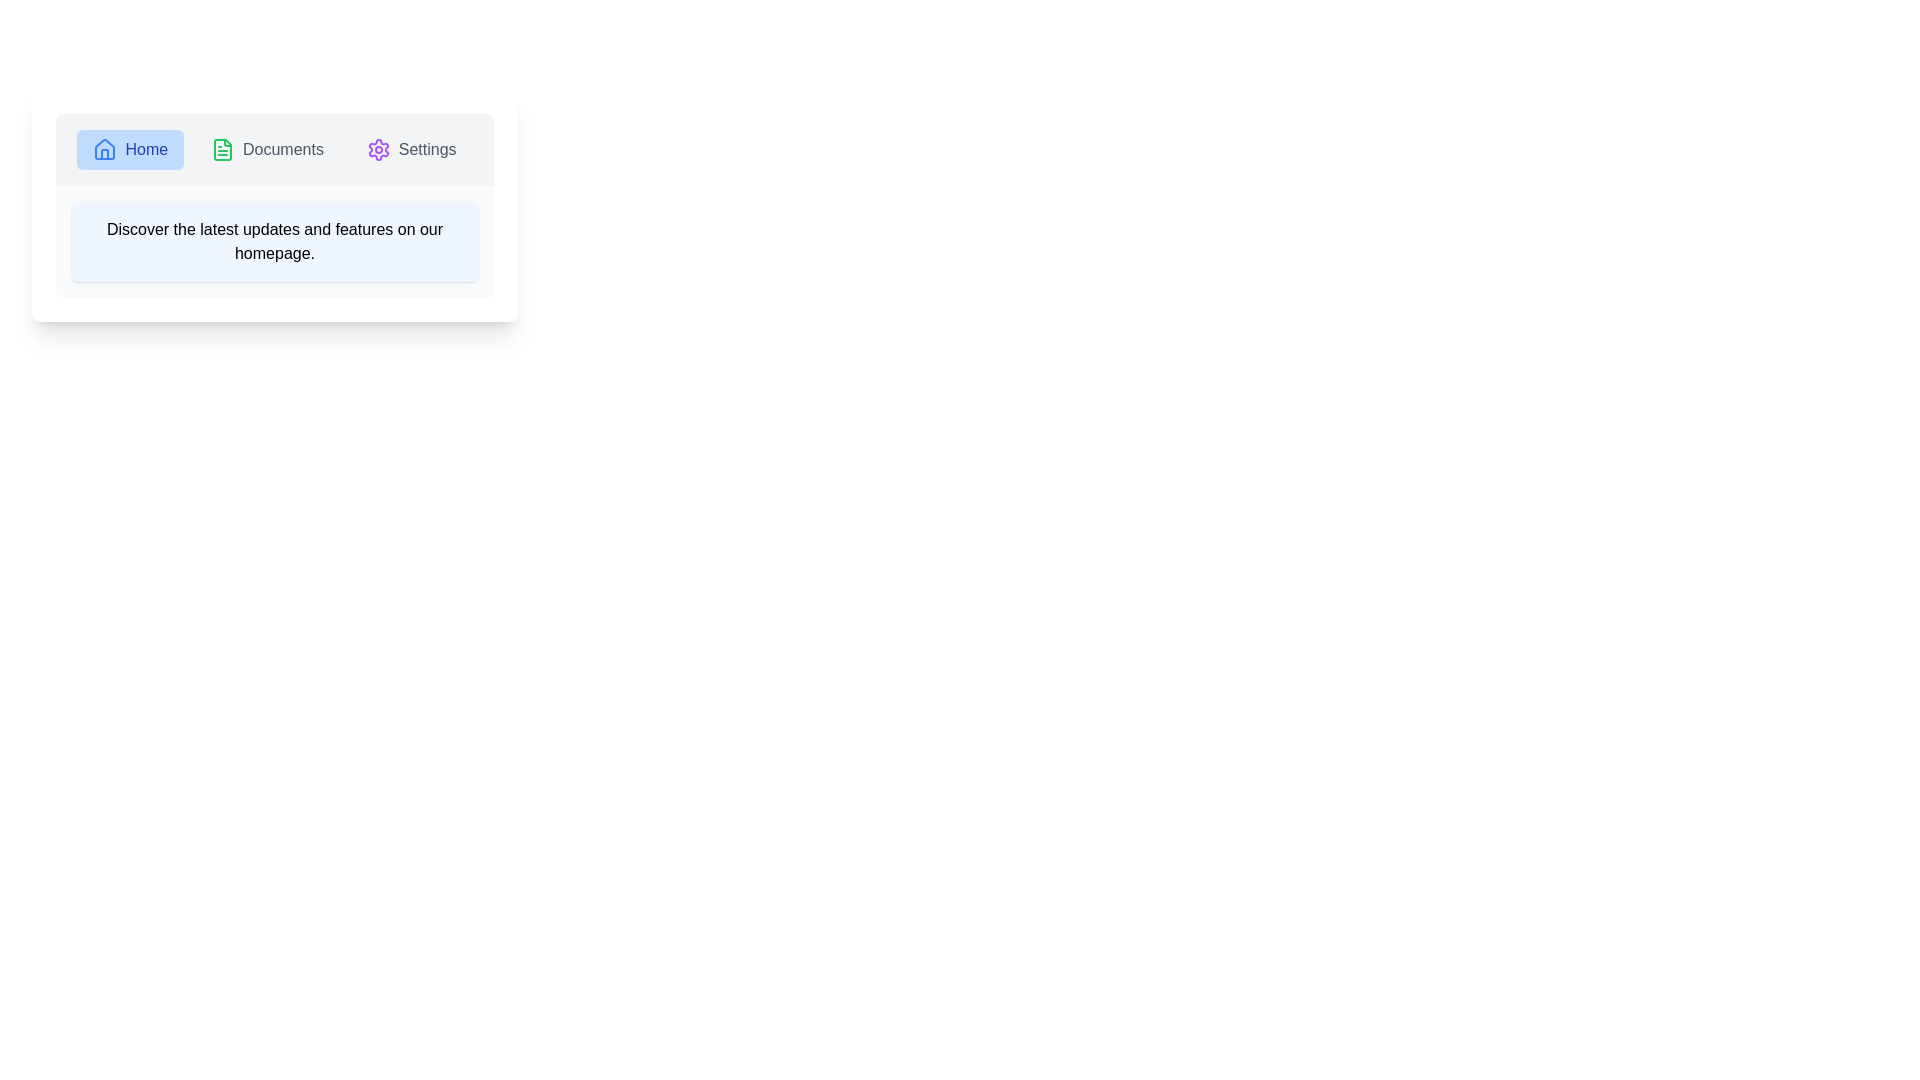 The width and height of the screenshot is (1920, 1080). I want to click on the Documents tab by clicking on it, so click(266, 149).